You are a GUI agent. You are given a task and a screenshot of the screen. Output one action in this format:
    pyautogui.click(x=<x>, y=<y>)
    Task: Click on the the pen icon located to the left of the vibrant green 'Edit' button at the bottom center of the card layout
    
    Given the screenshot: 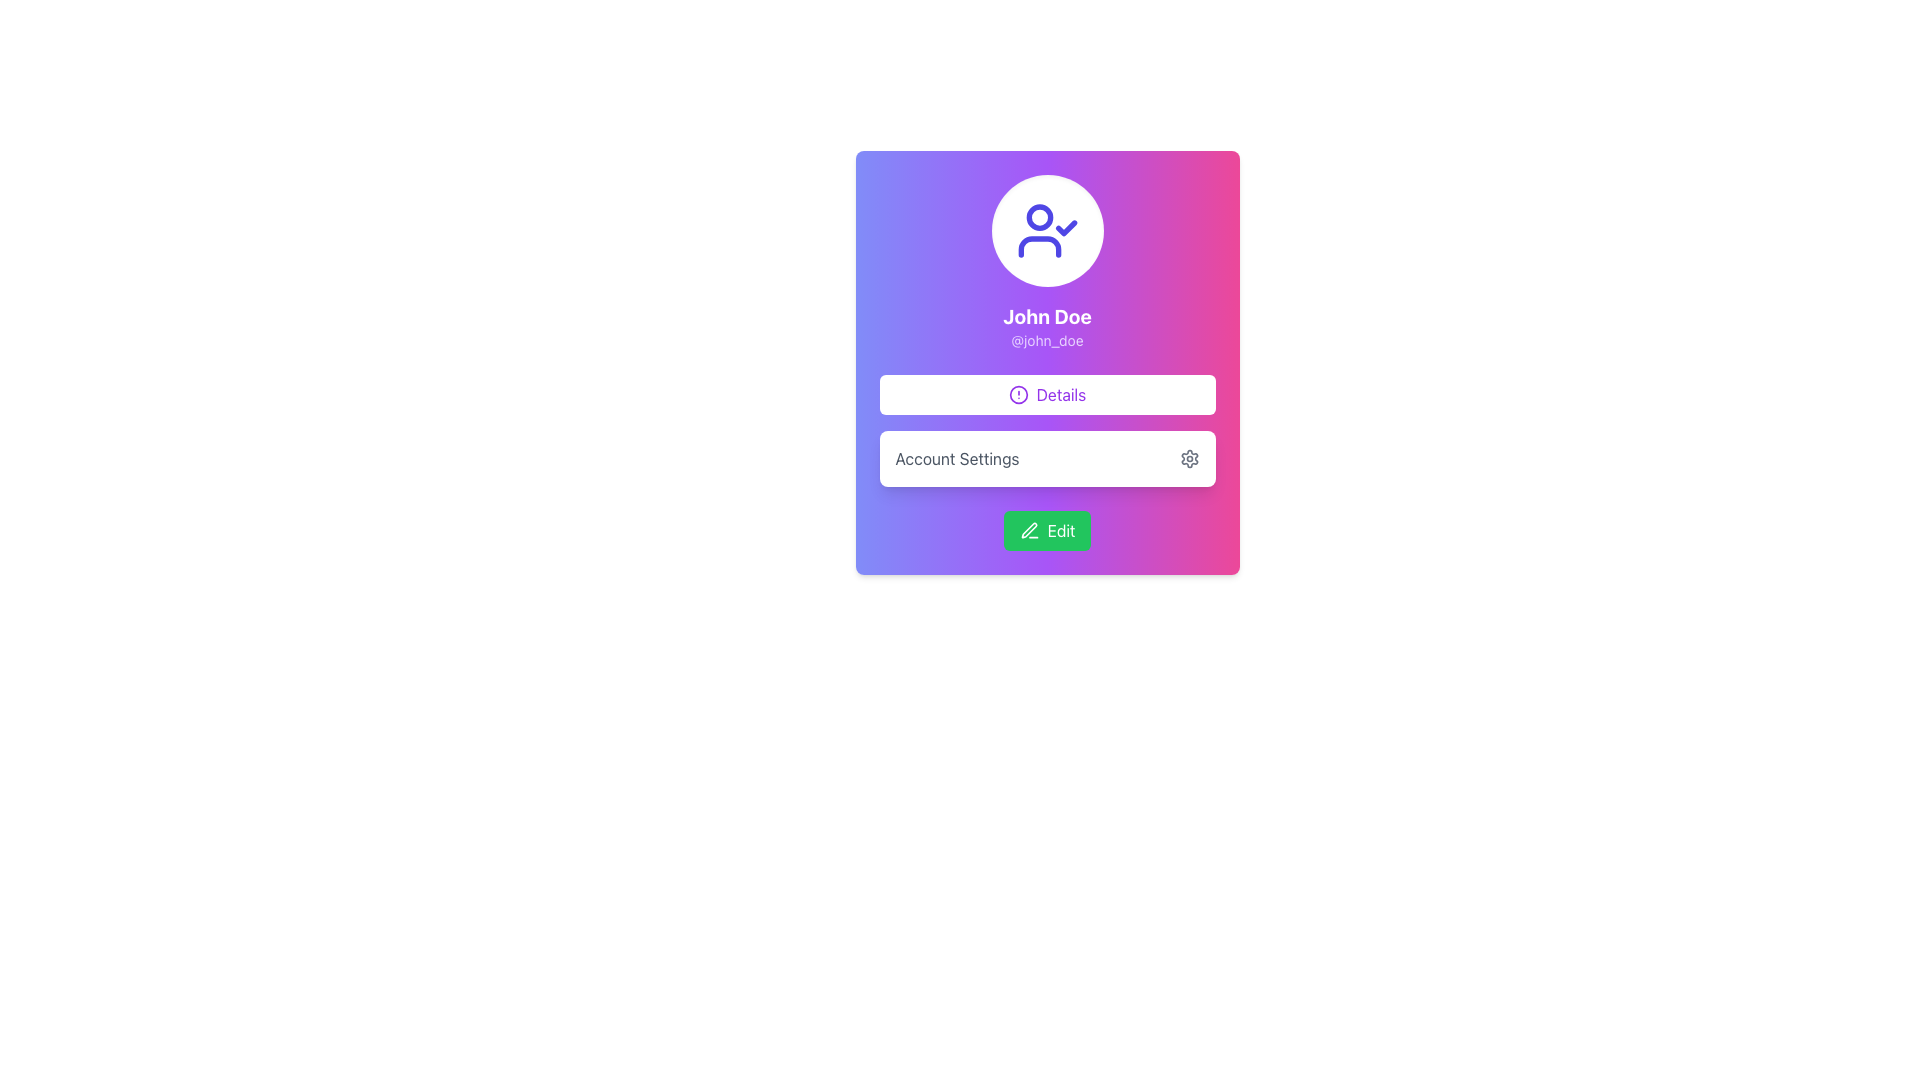 What is the action you would take?
    pyautogui.click(x=1029, y=530)
    